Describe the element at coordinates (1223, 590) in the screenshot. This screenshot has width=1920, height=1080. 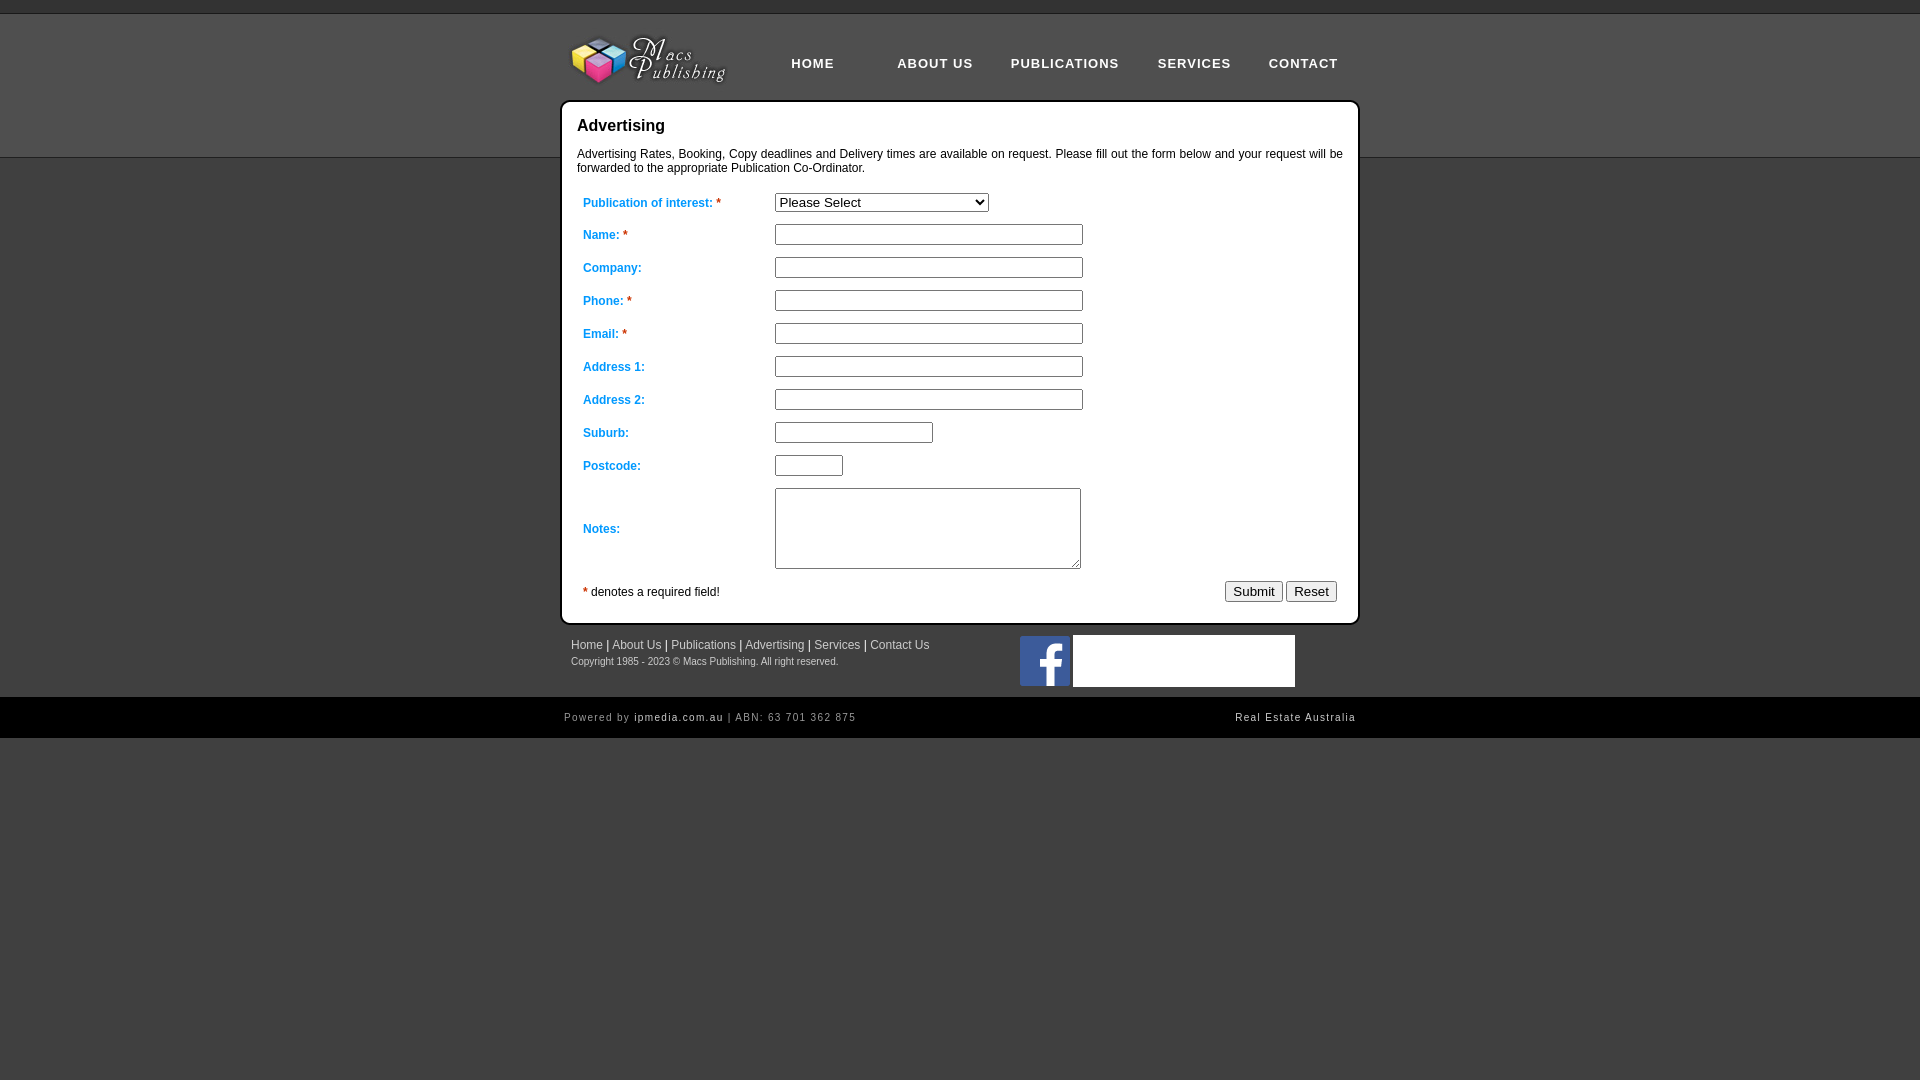
I see `'Submit'` at that location.